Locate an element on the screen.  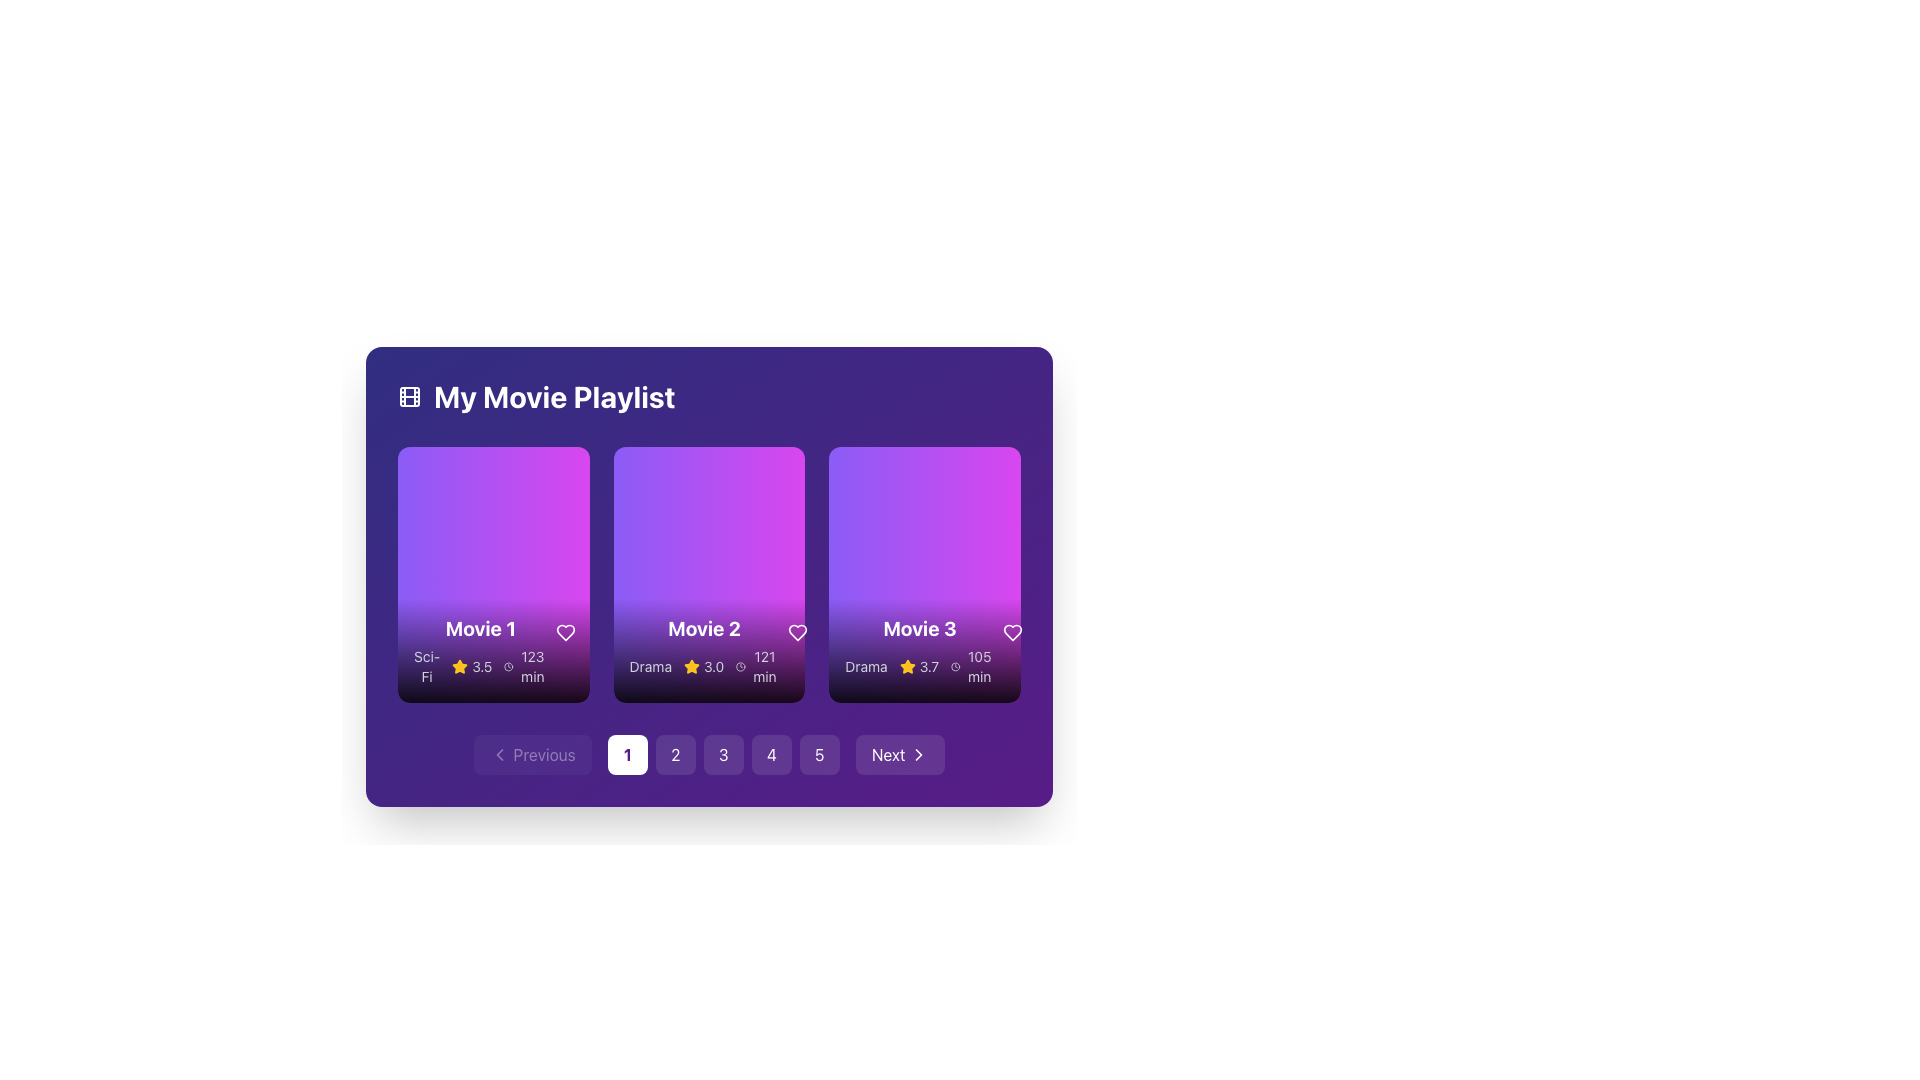
the informational display component for 'Movie 3' which includes the title, genre, rating, and duration, located in the third movie card under 'My Movie Playlist' is located at coordinates (924, 651).